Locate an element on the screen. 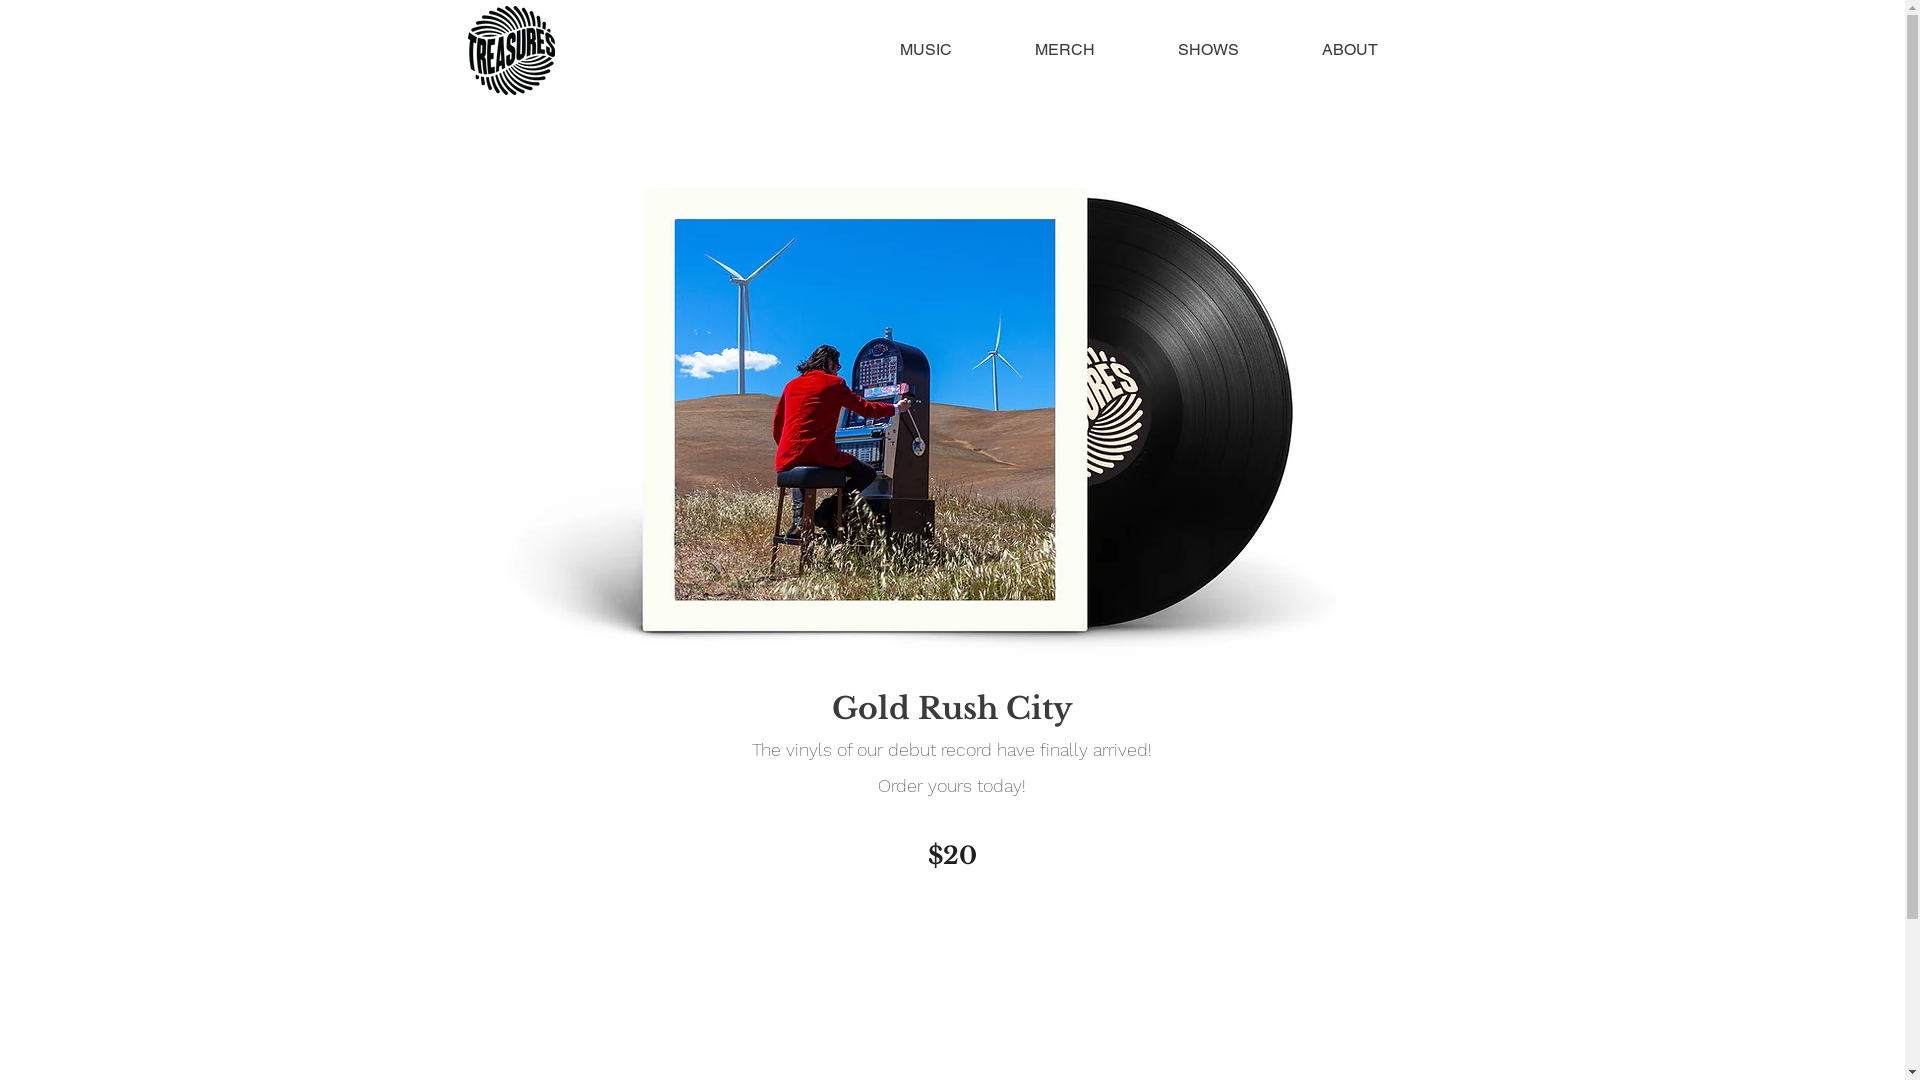  'ABOUT' is located at coordinates (1349, 49).